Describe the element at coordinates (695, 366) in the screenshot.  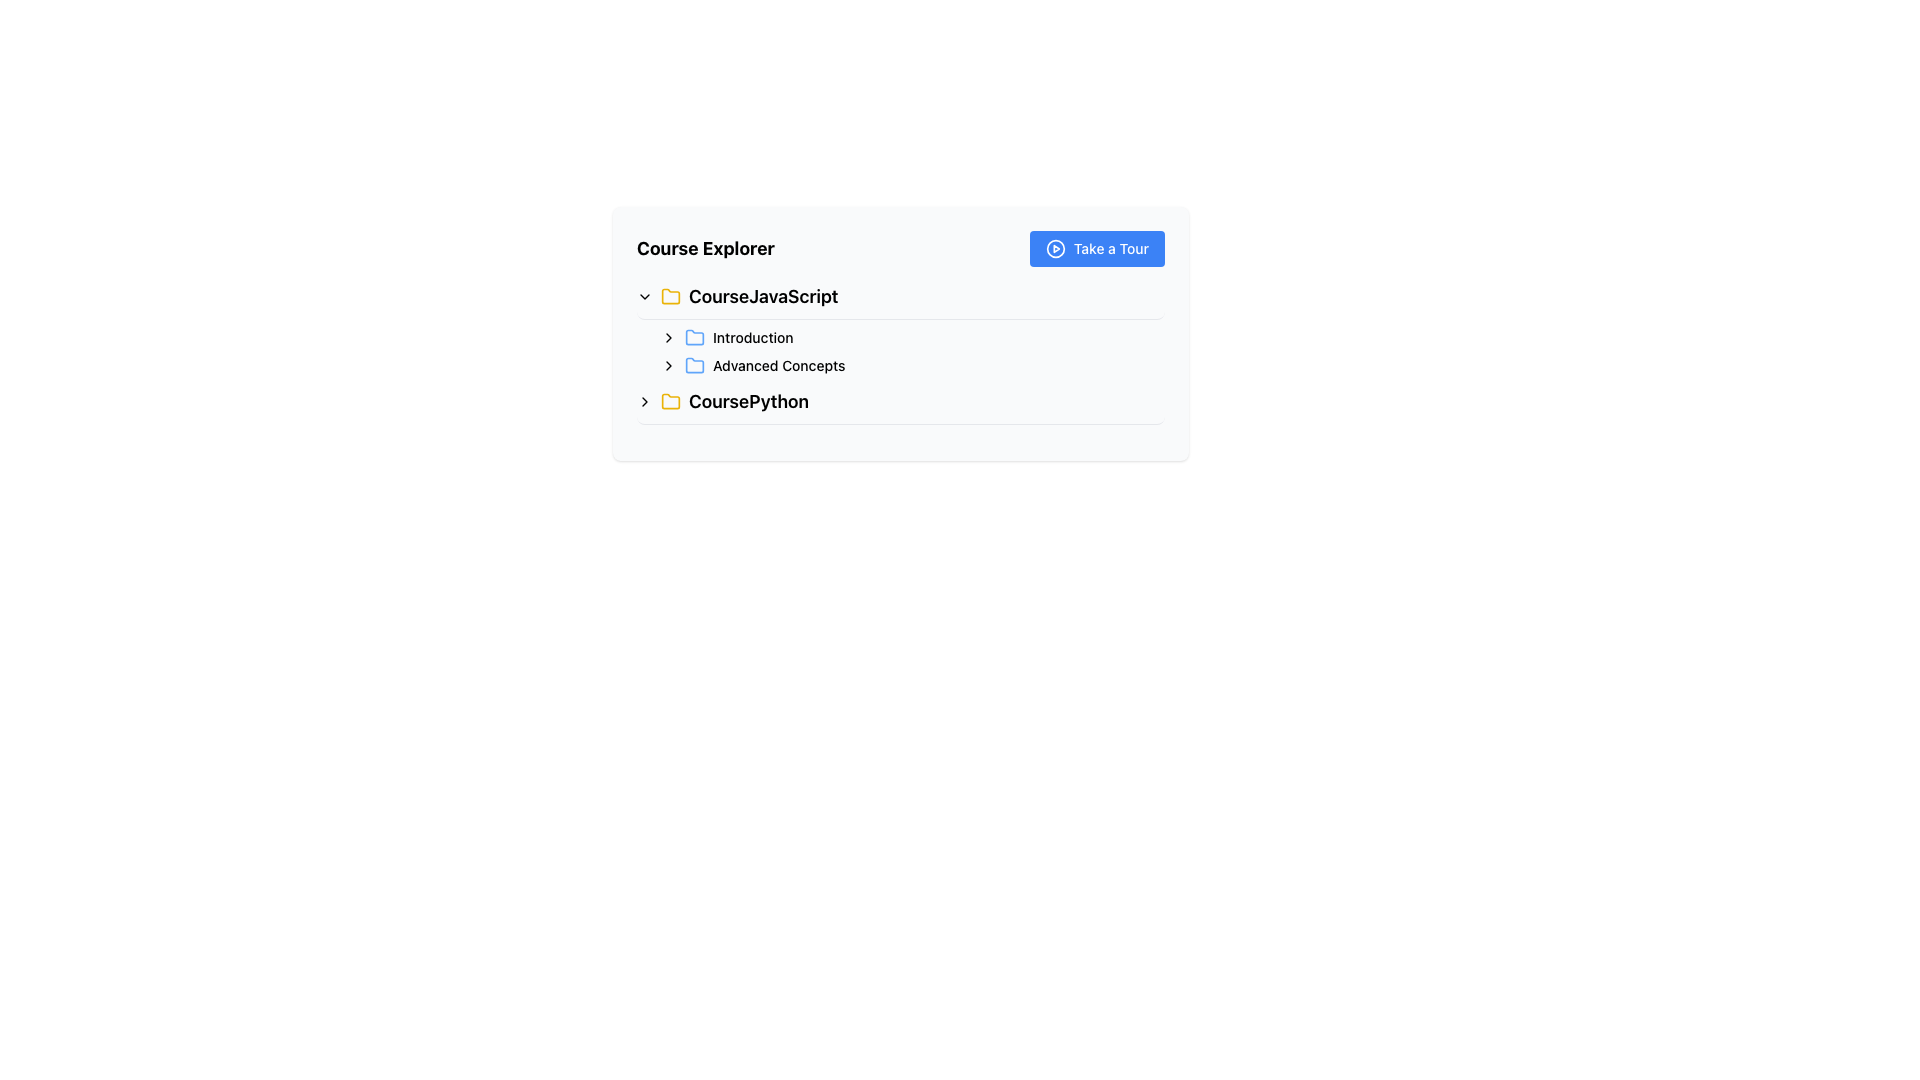
I see `the icon associated with the 'Advanced Concepts' folder in the 'Course Explorer' menu to interact with it and reveal its contents` at that location.